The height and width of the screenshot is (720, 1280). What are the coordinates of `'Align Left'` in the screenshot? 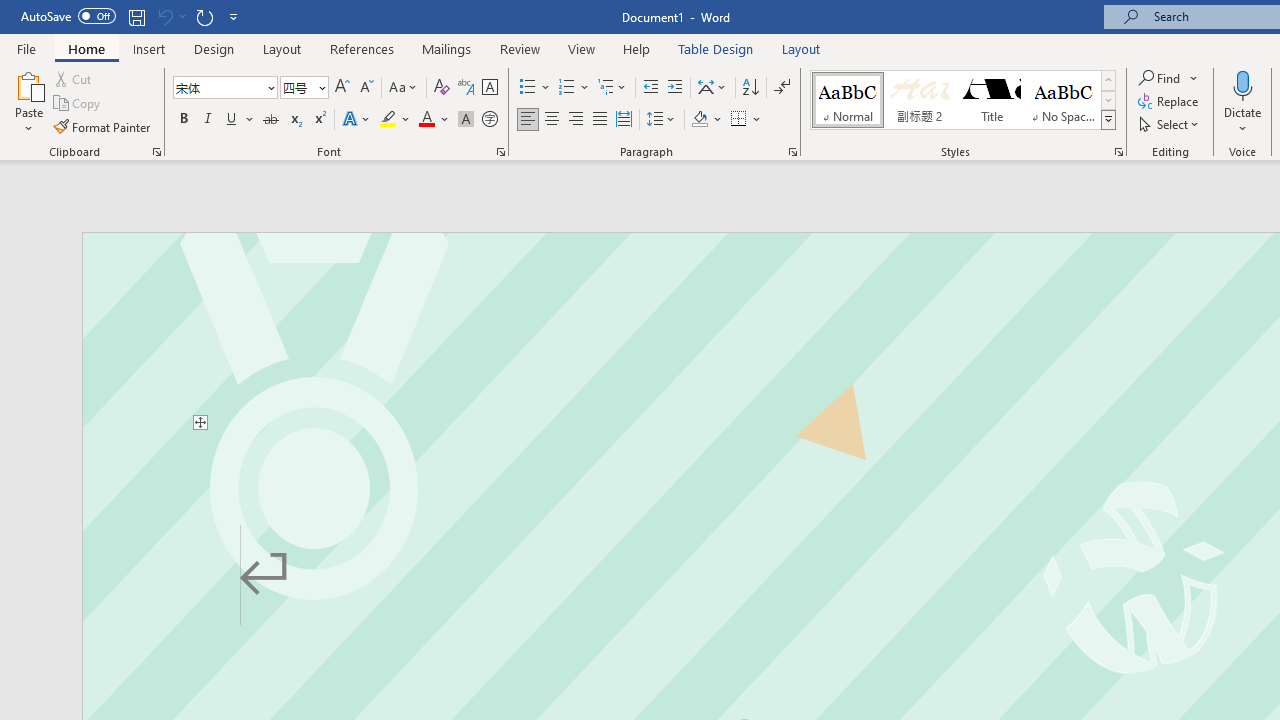 It's located at (528, 119).